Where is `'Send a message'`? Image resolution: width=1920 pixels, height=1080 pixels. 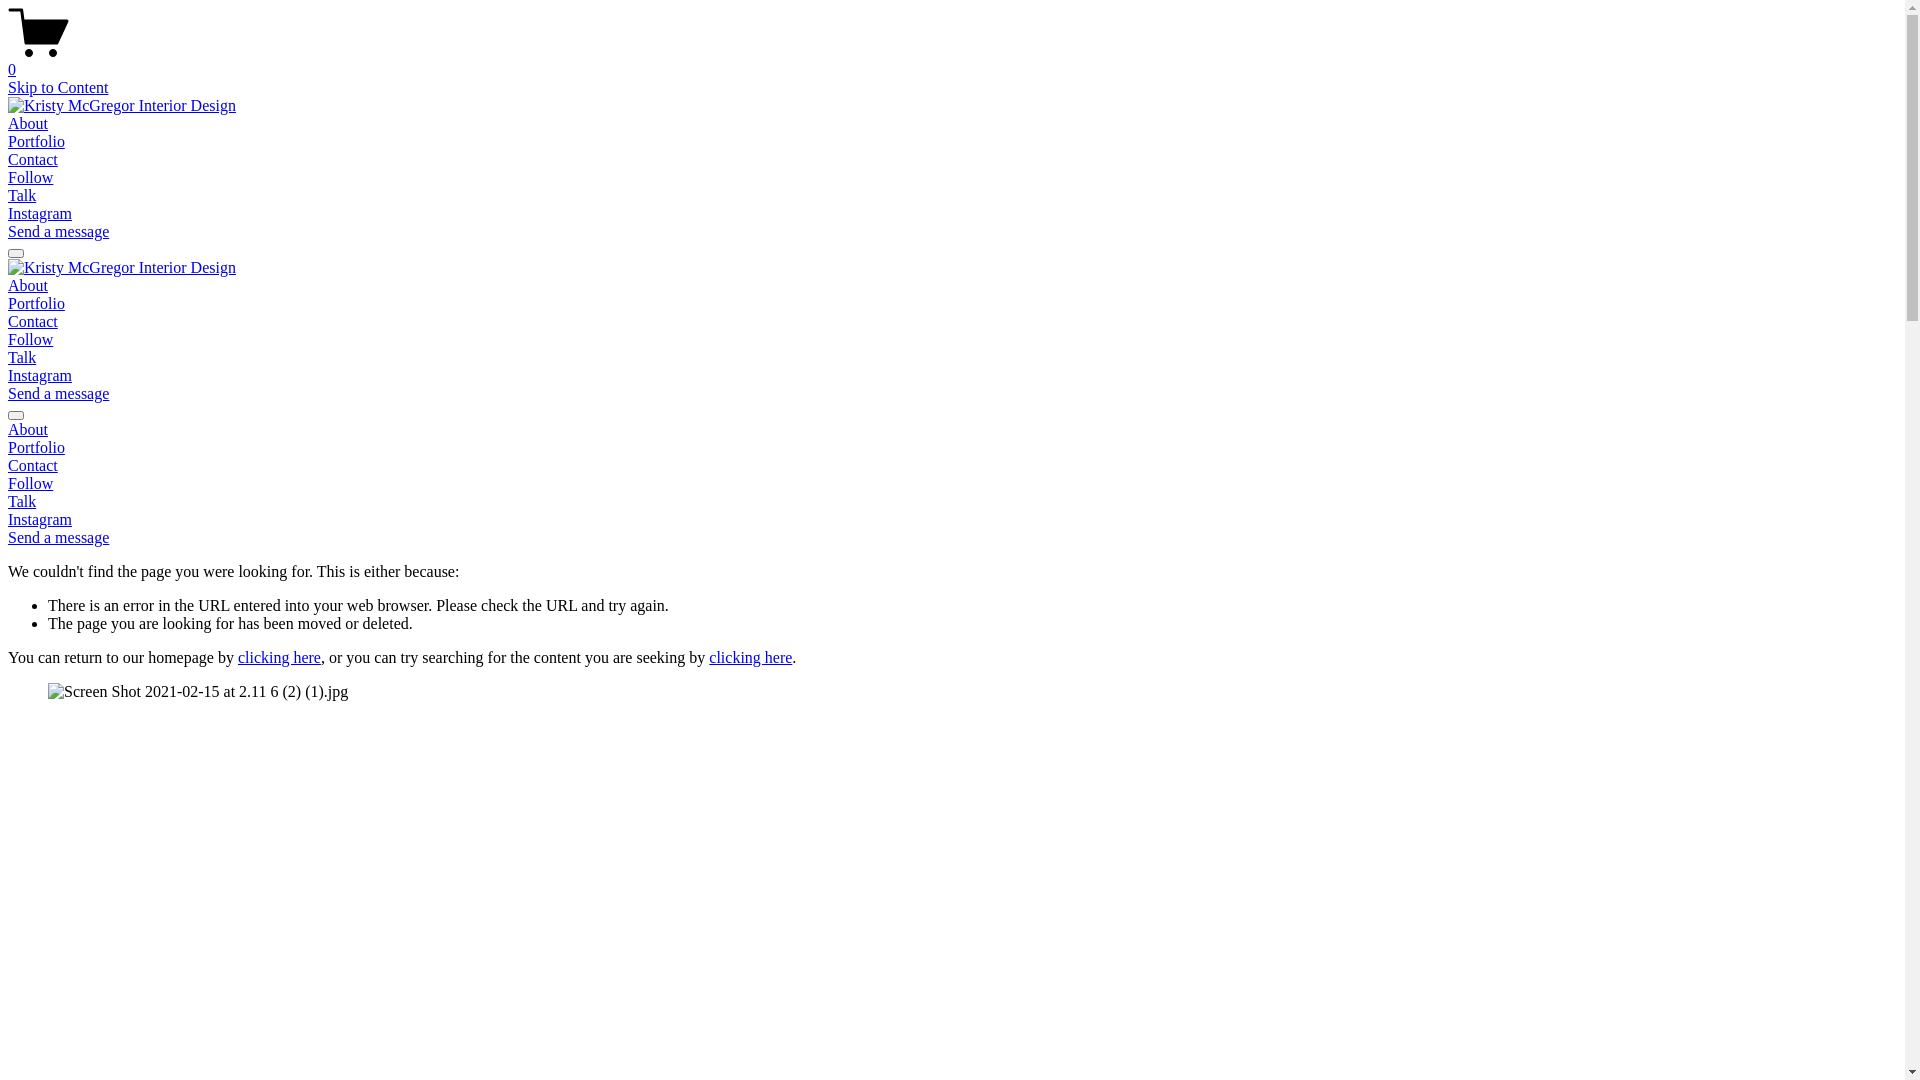
'Send a message' is located at coordinates (58, 536).